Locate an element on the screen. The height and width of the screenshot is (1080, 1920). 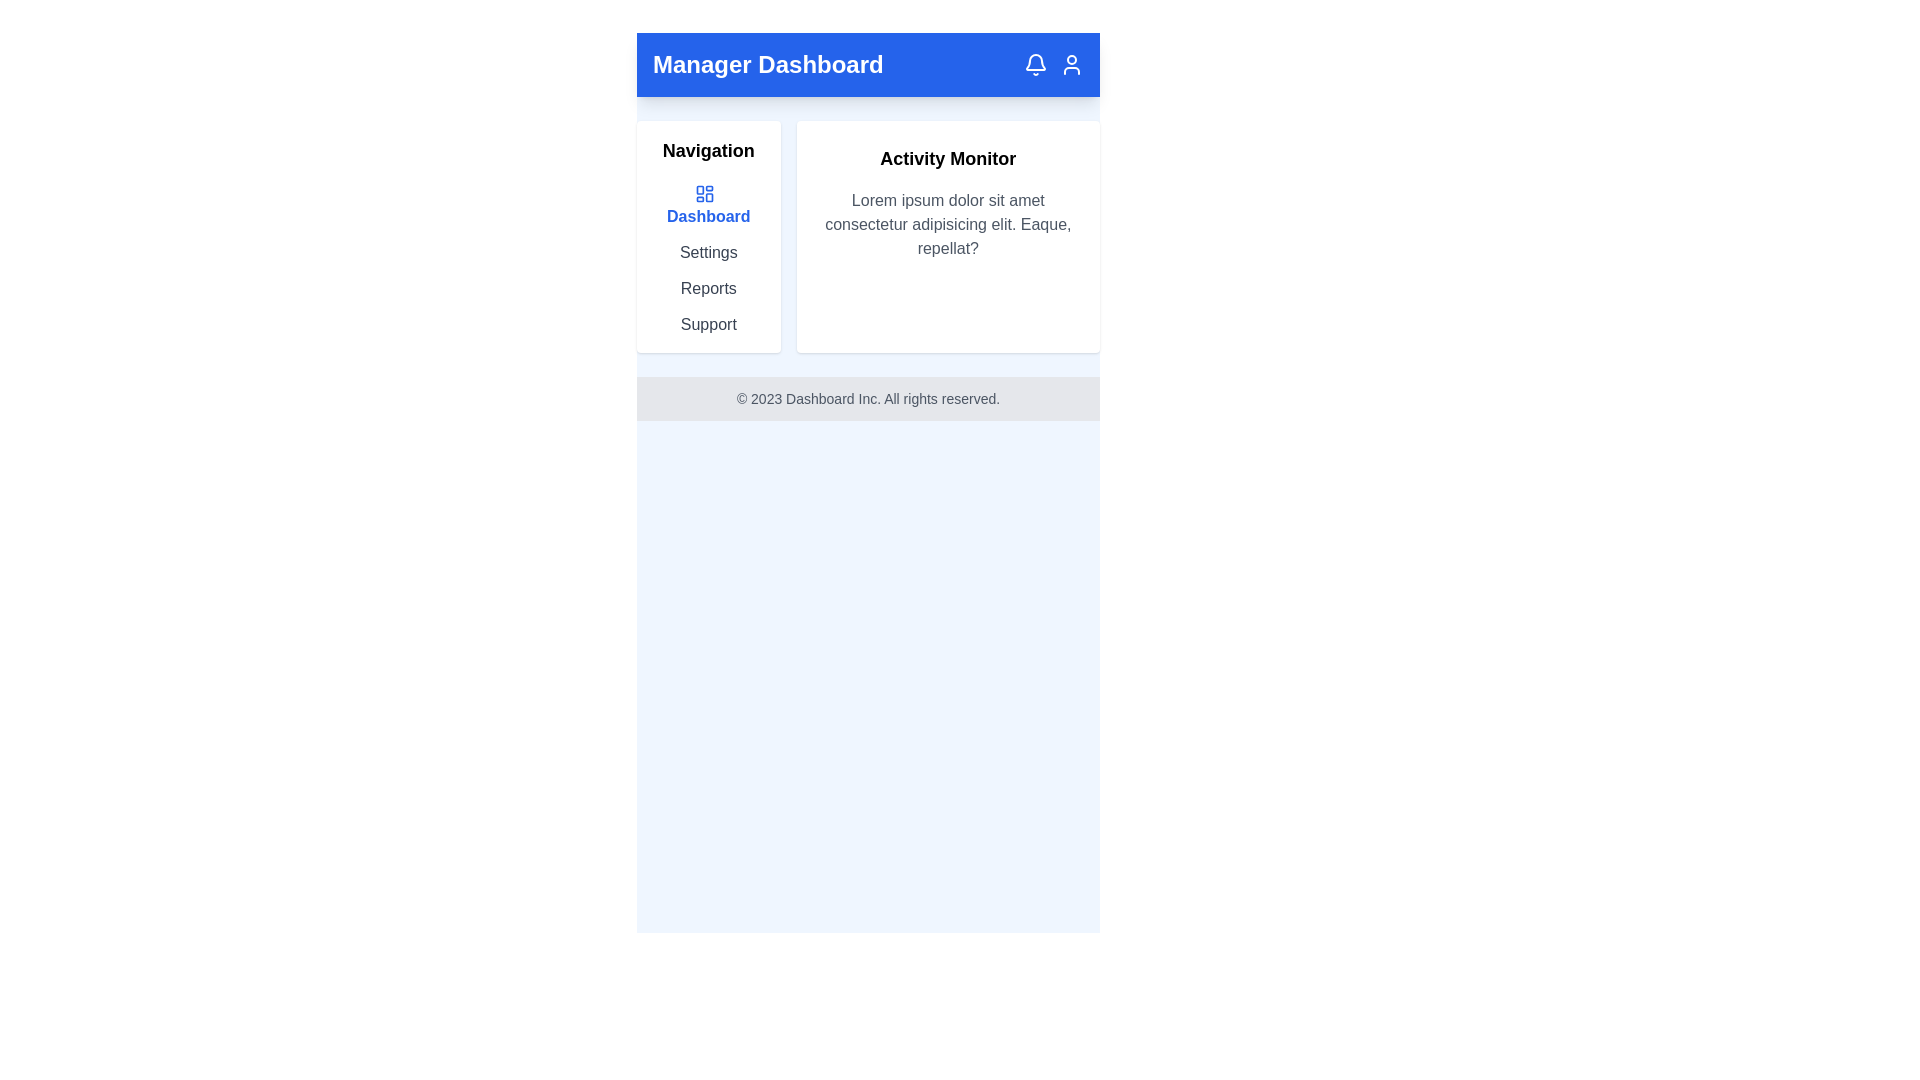
the bell icon located on the top-right section of the blue-colored header bar, which features a minimalistic design with a rounded top and flared bottom, outlined with a thin black stroke and filled with light blue color is located at coordinates (1036, 61).